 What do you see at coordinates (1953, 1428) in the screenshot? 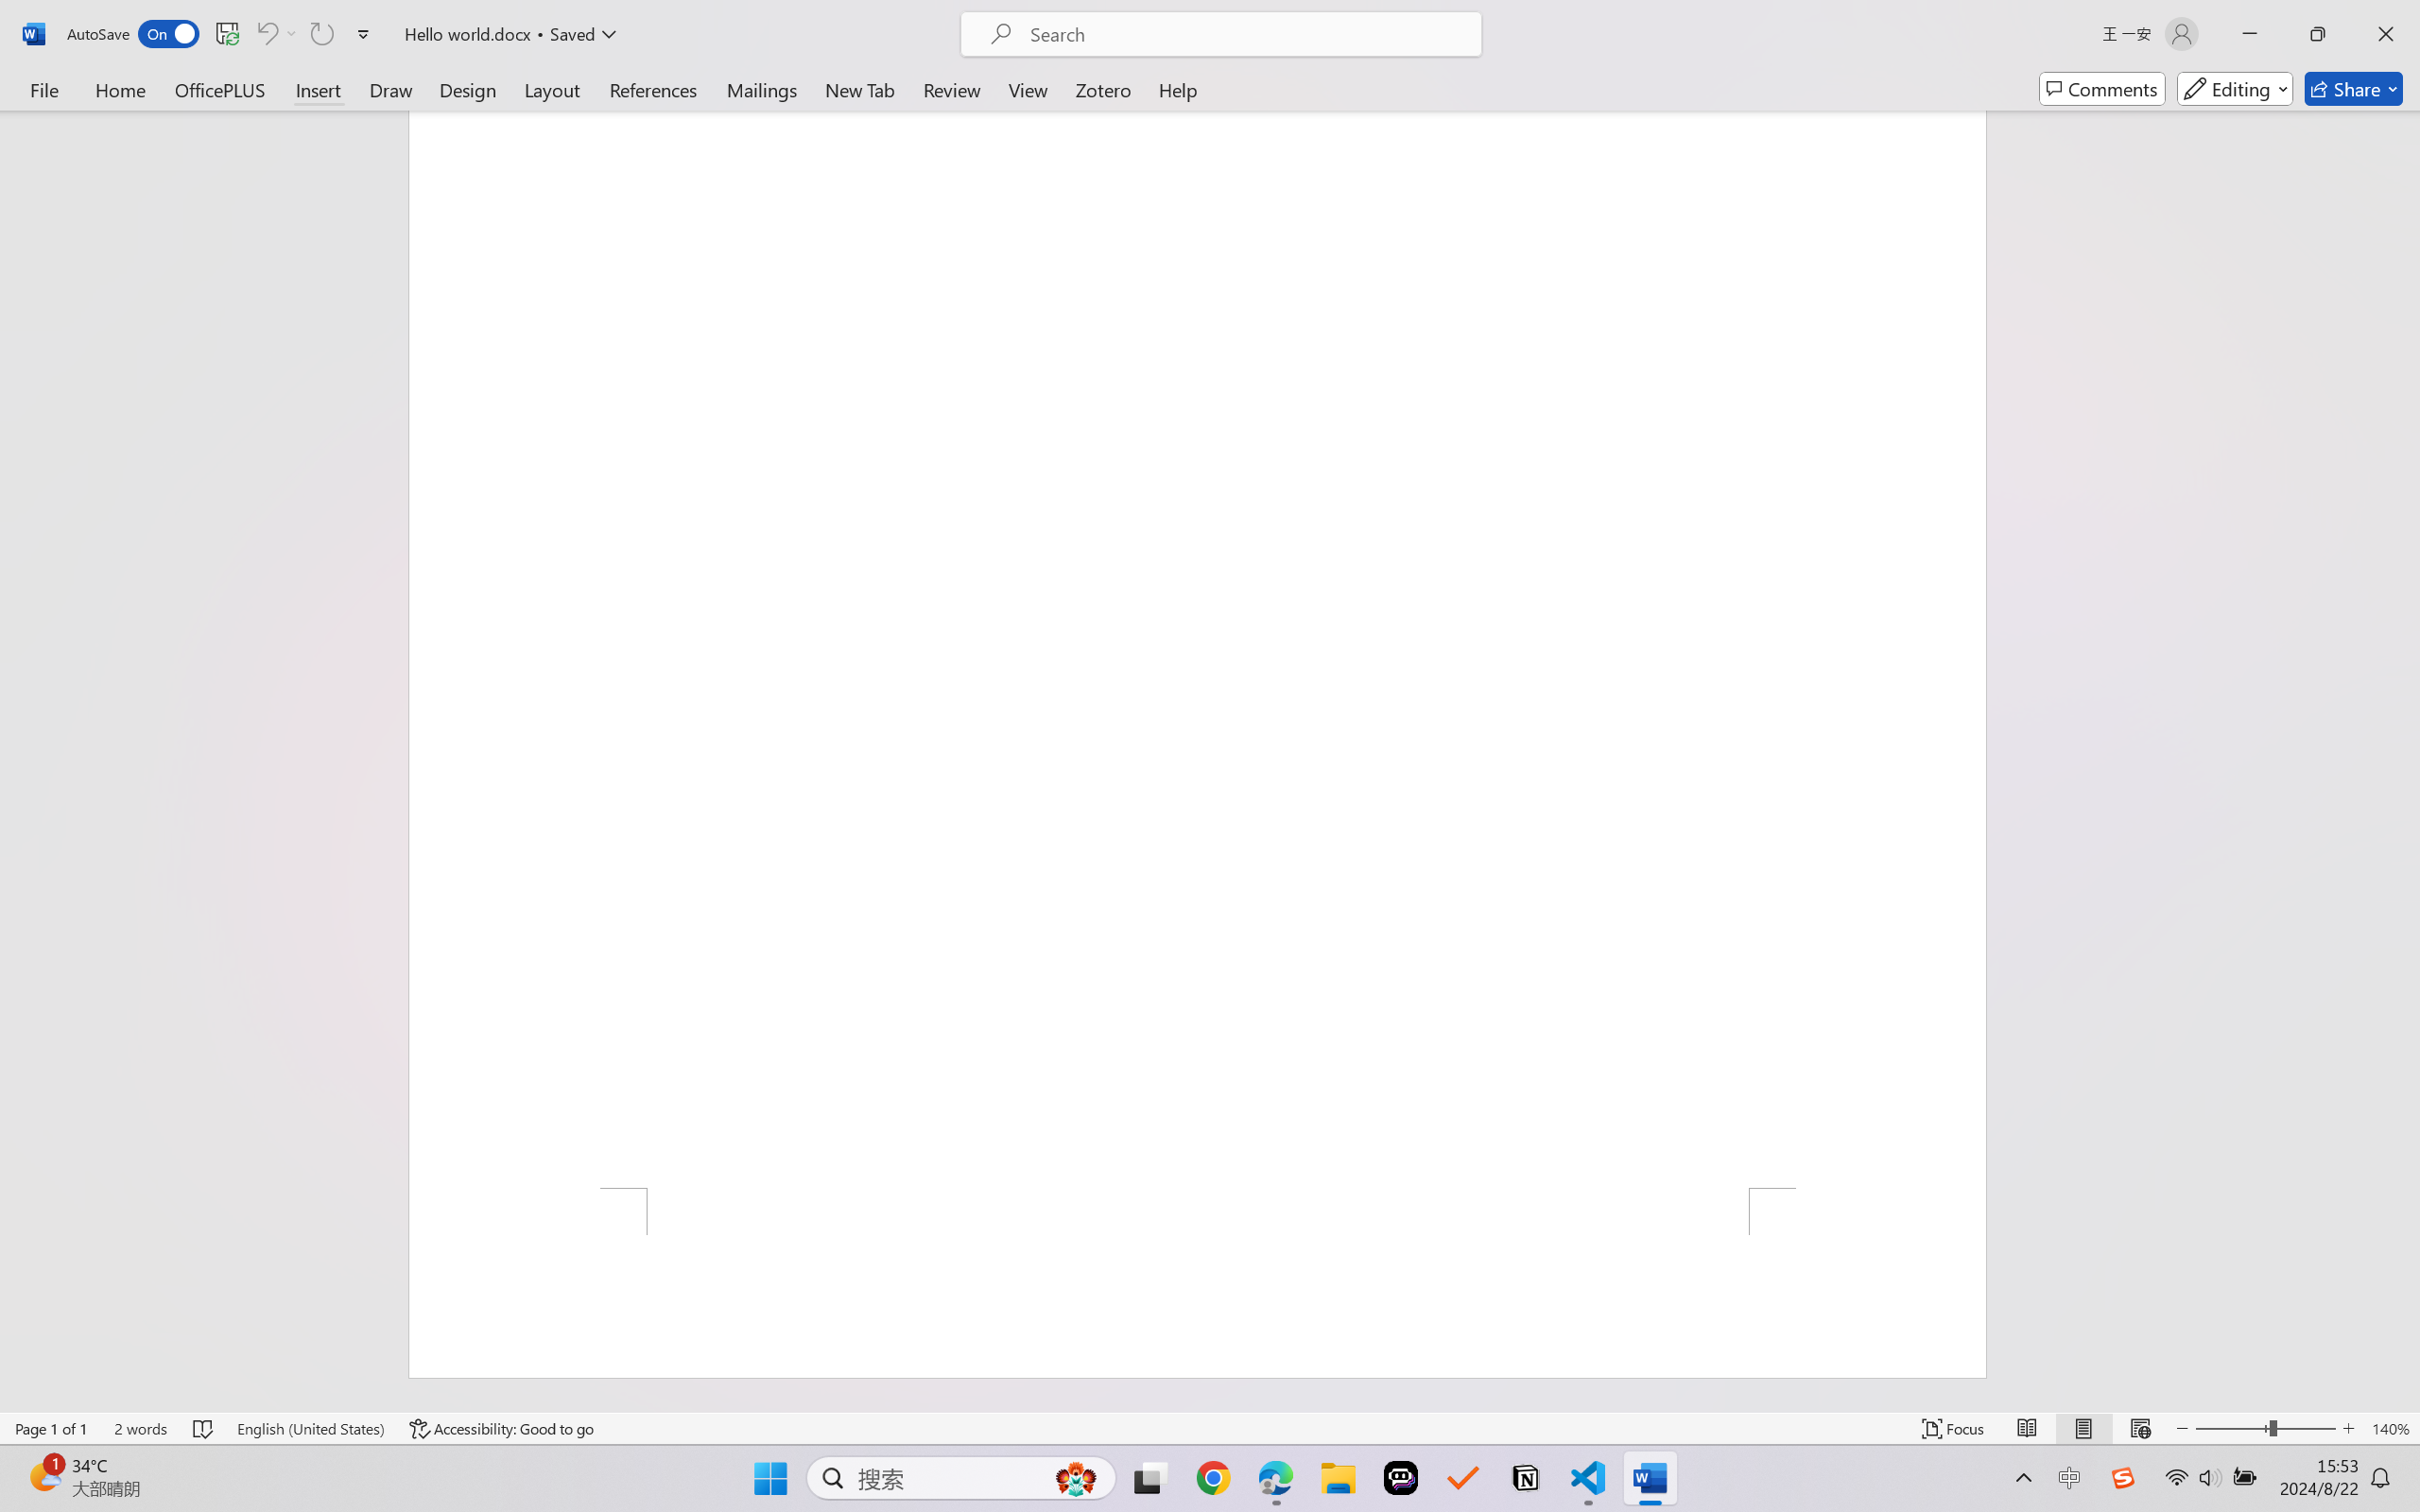
I see `'Focus '` at bounding box center [1953, 1428].